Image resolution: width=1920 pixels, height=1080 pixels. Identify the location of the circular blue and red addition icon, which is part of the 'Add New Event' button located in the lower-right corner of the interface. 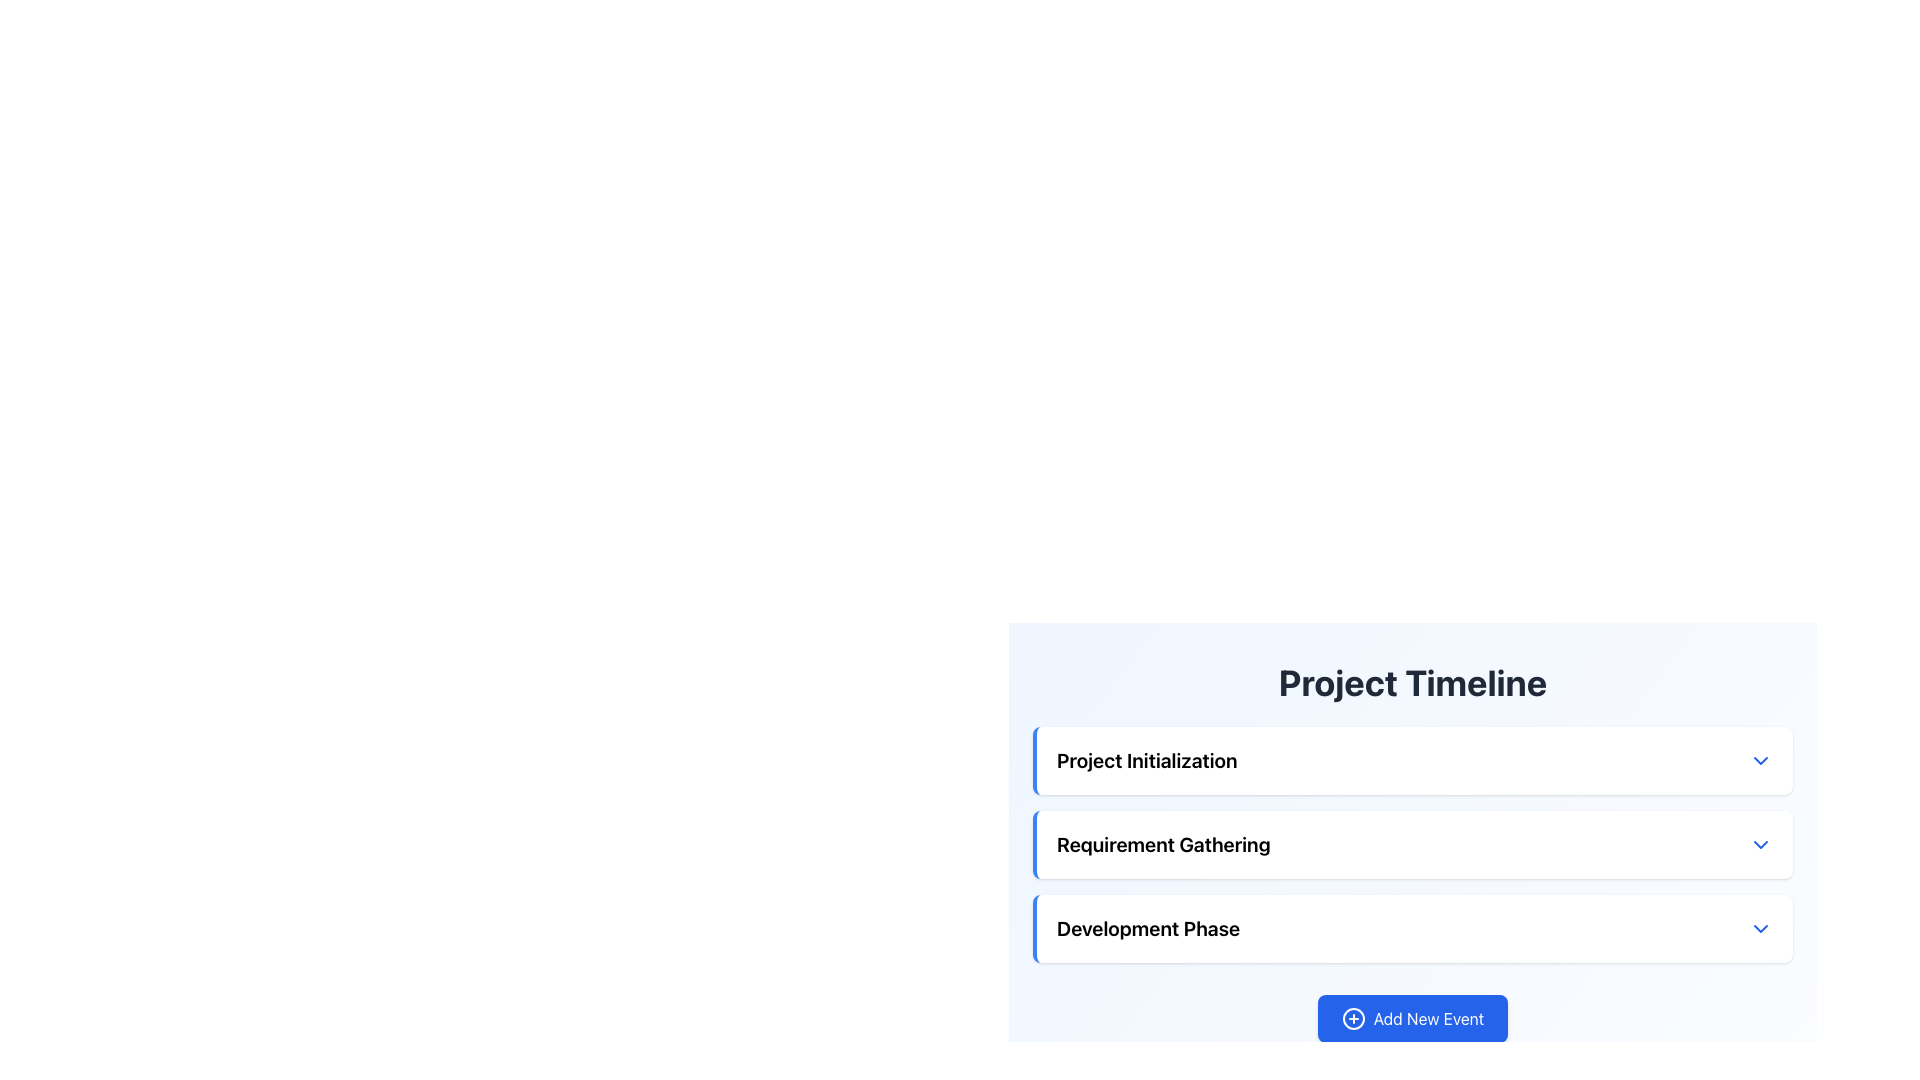
(1353, 1018).